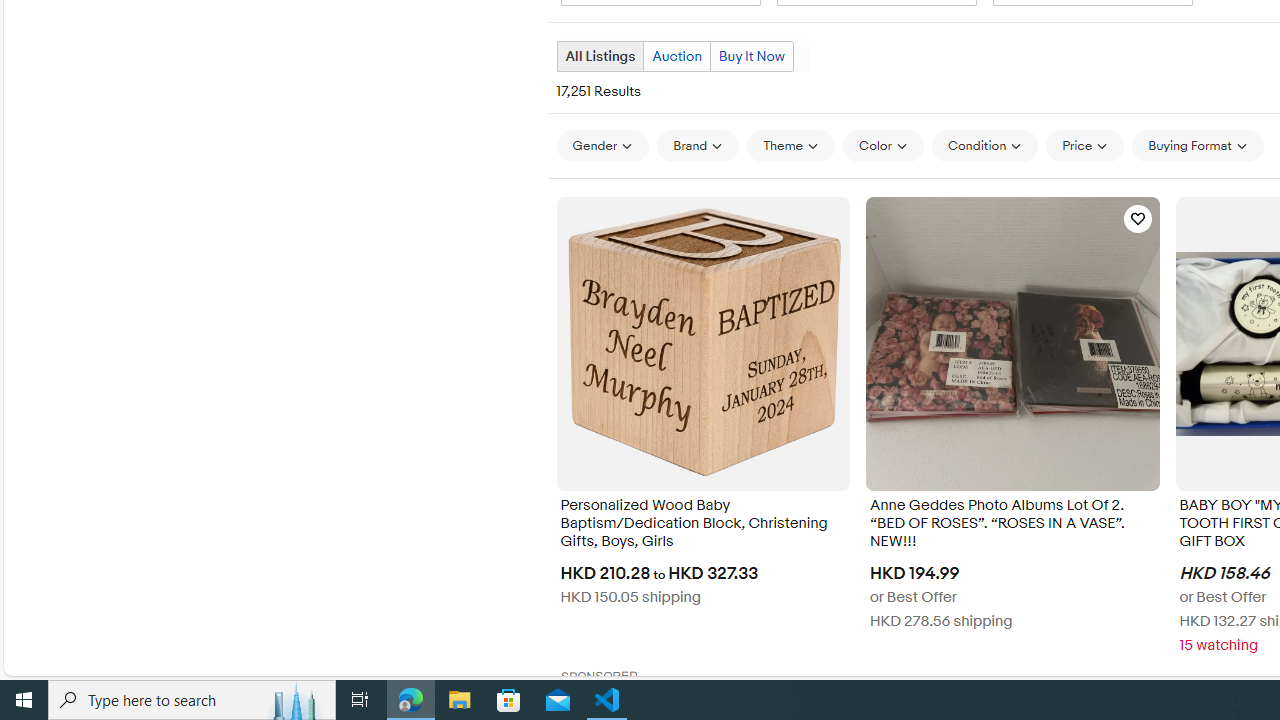 The width and height of the screenshot is (1280, 720). What do you see at coordinates (601, 144) in the screenshot?
I see `'Gender'` at bounding box center [601, 144].